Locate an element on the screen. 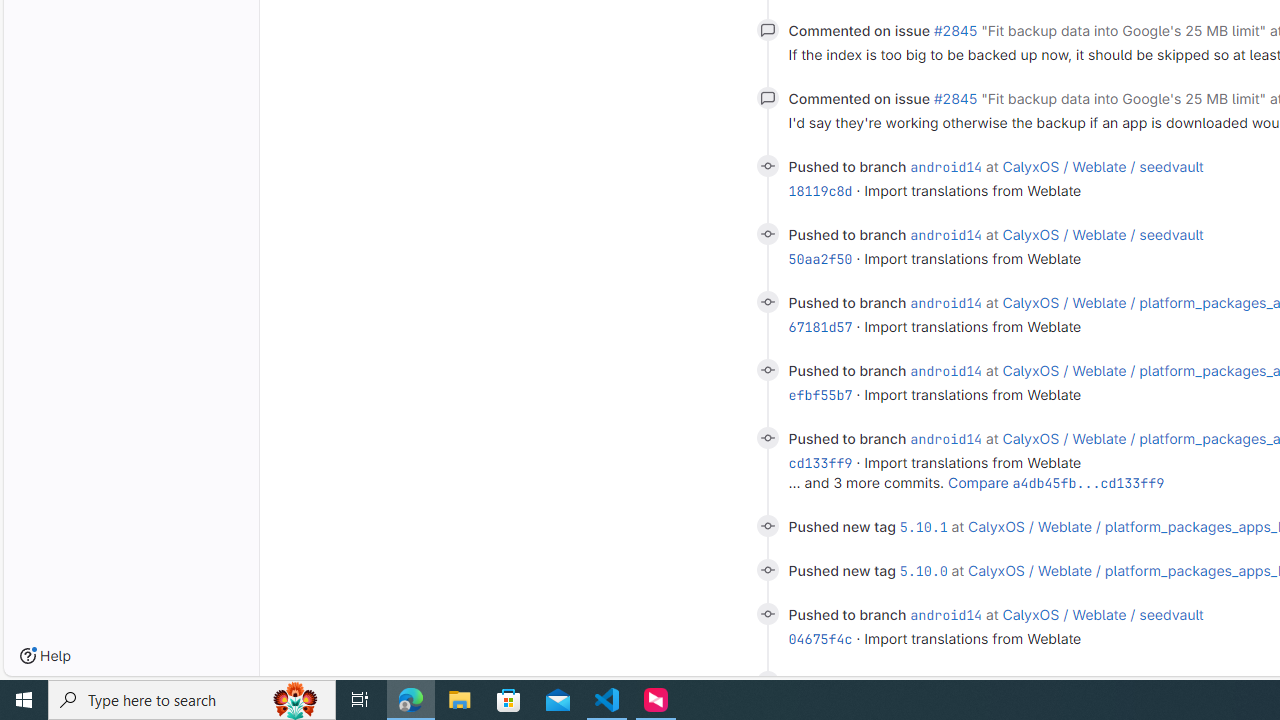  '18119c8d' is located at coordinates (820, 191).